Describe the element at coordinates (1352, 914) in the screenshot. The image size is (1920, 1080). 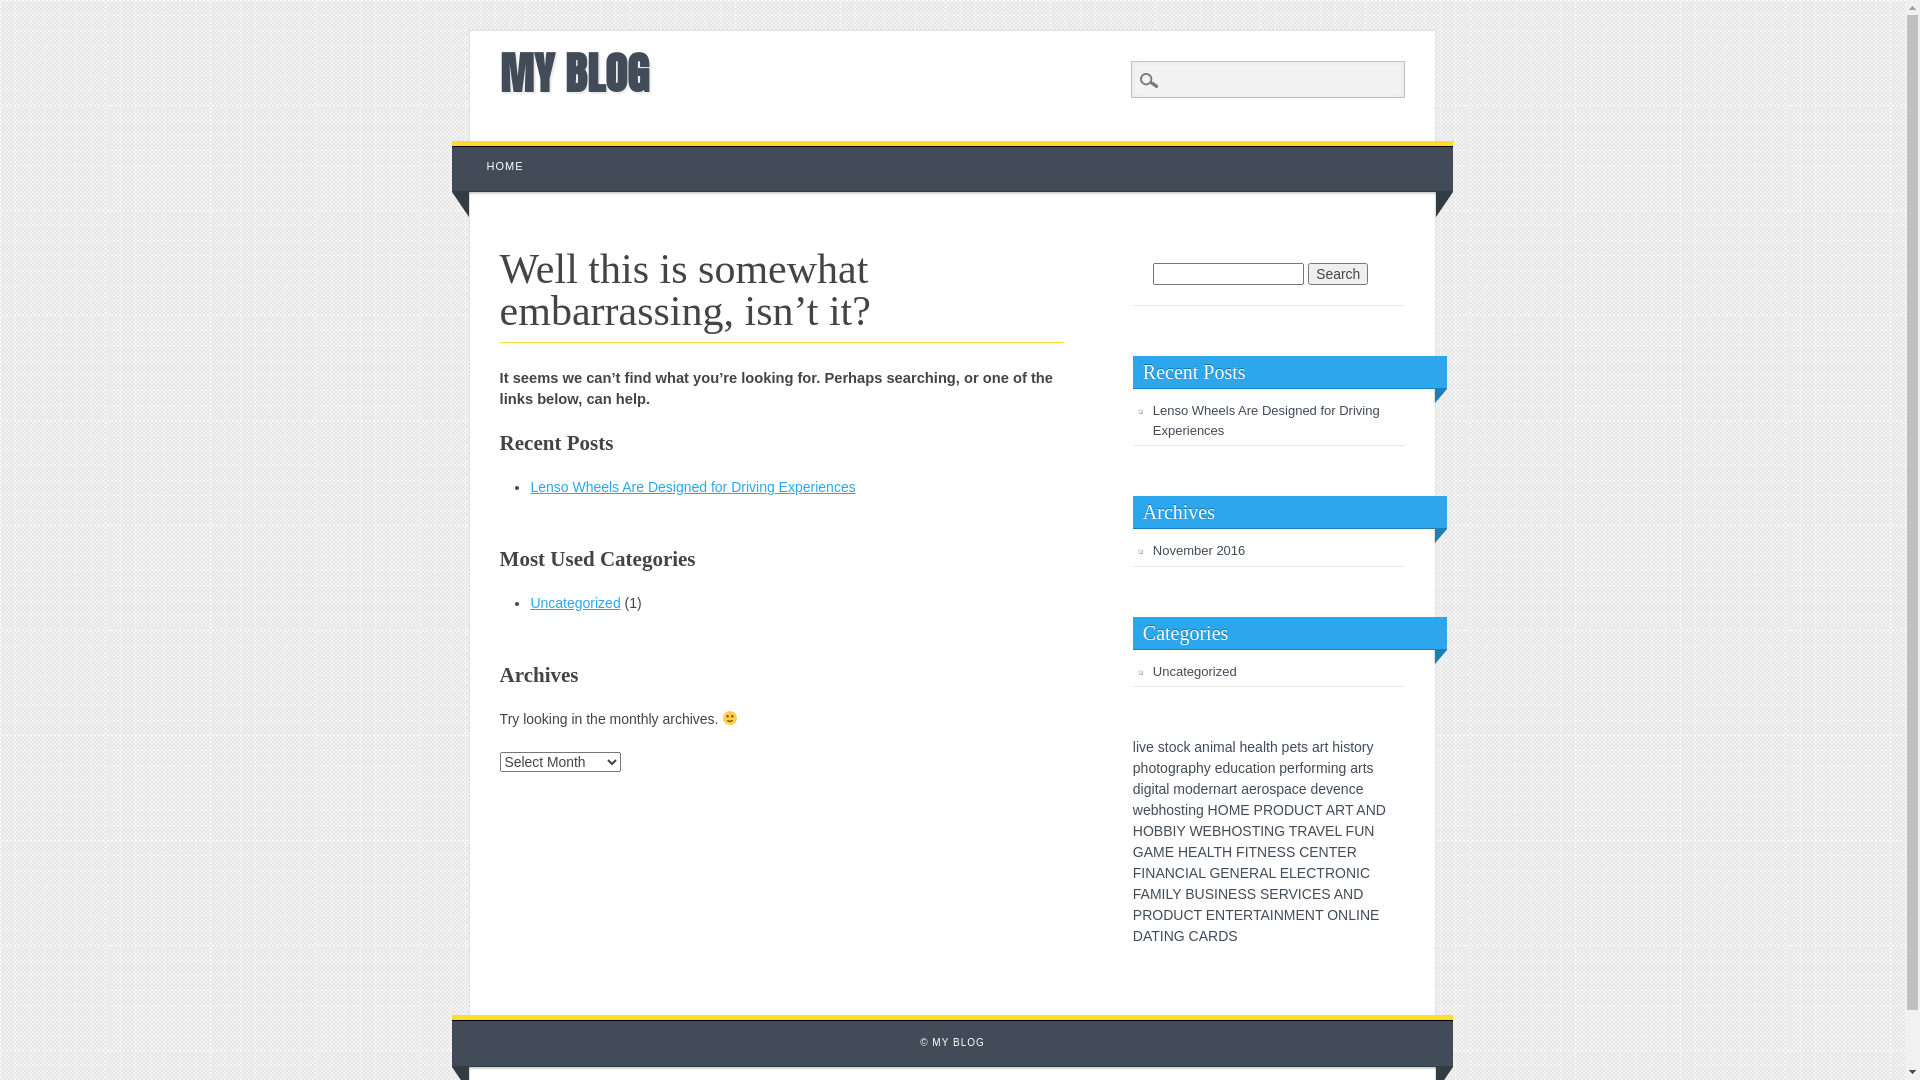
I see `'L'` at that location.